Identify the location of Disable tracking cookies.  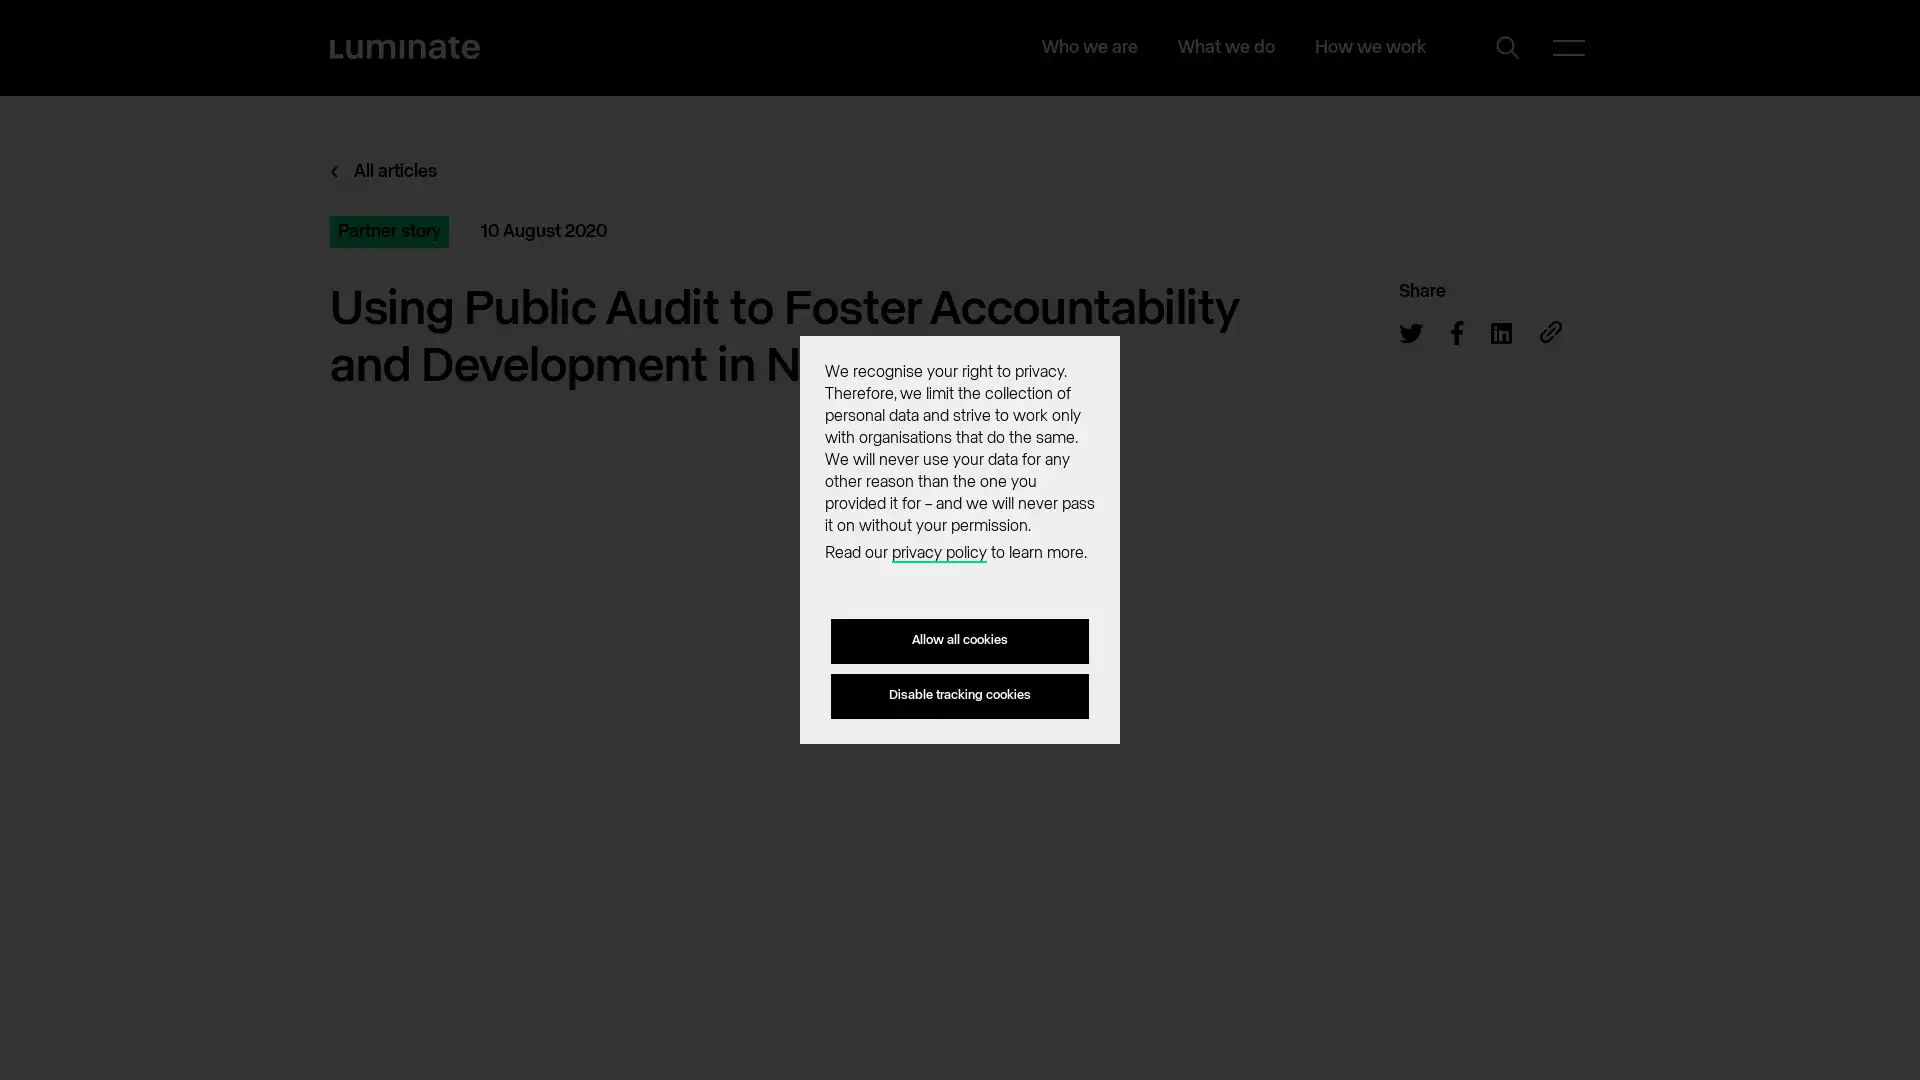
(960, 694).